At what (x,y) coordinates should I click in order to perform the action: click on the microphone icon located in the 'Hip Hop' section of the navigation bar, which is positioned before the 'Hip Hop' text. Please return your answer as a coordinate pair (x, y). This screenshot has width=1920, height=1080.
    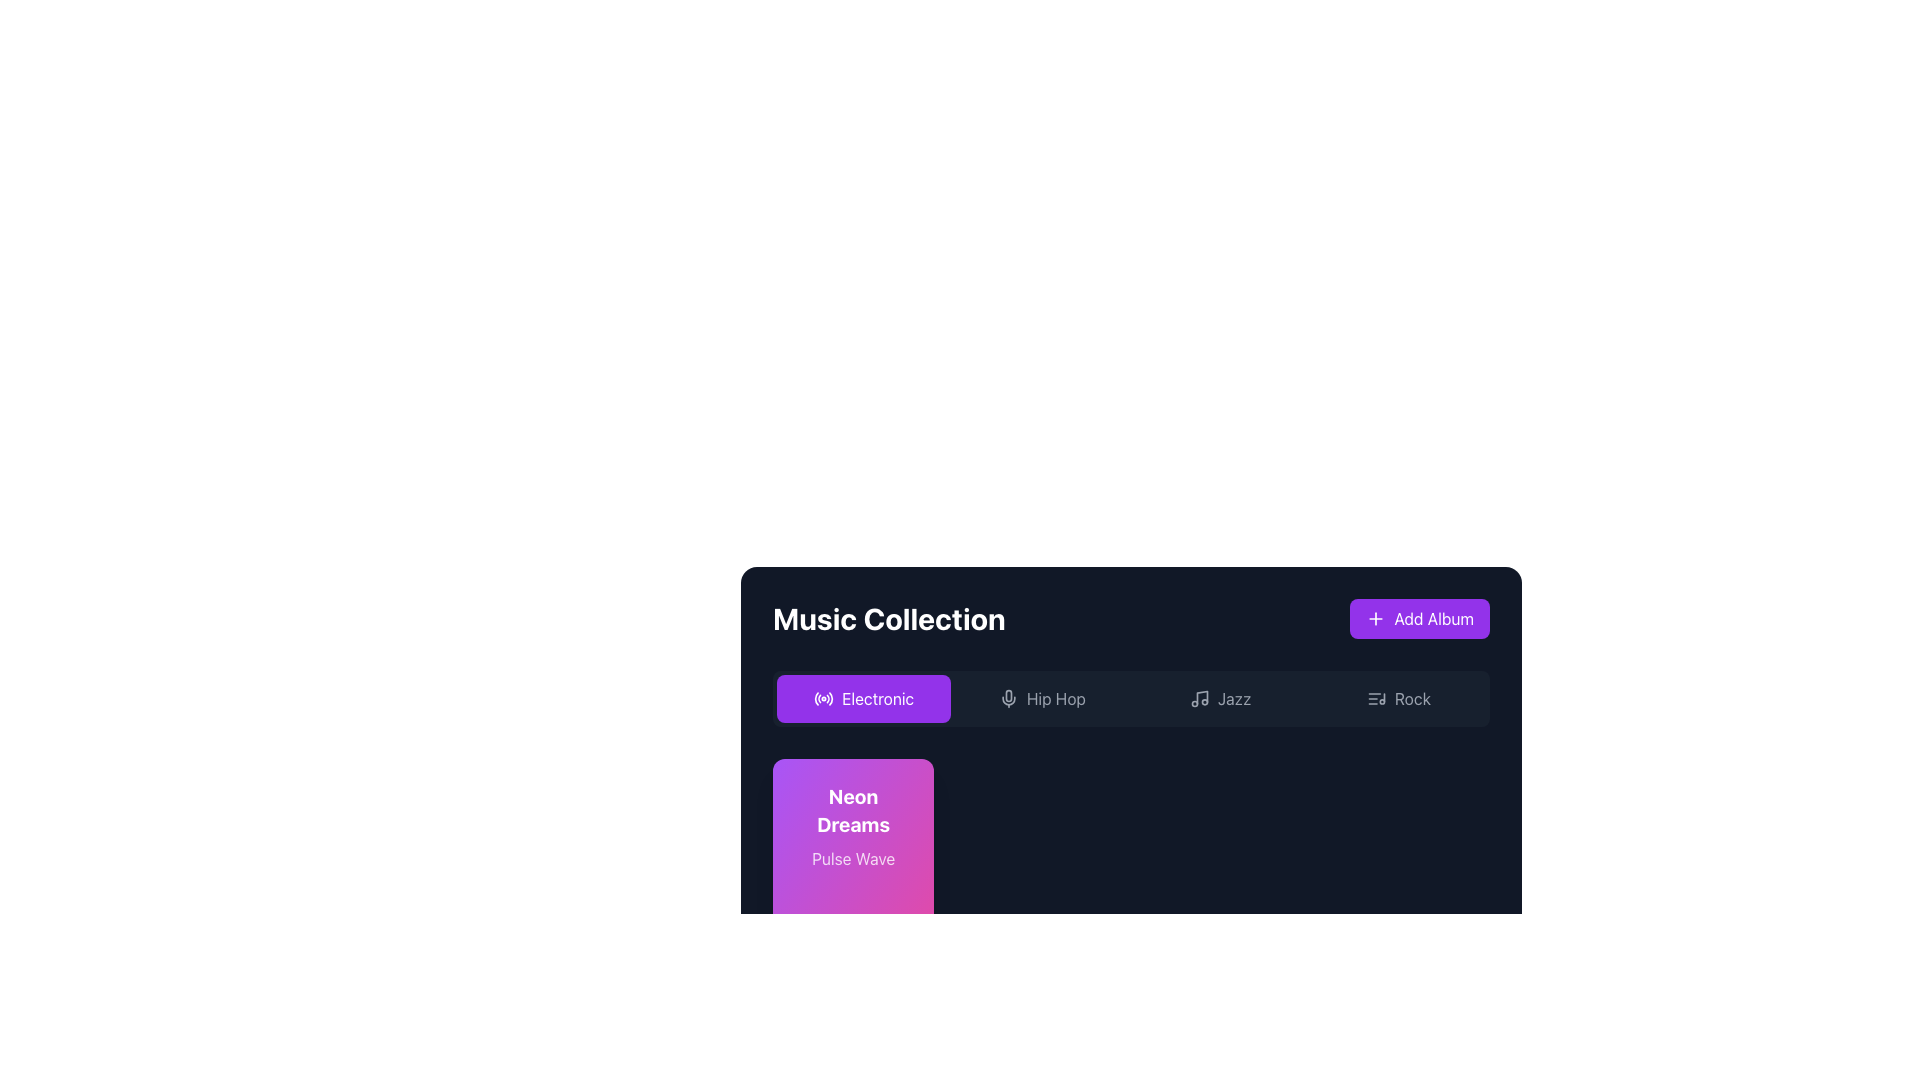
    Looking at the image, I should click on (1008, 697).